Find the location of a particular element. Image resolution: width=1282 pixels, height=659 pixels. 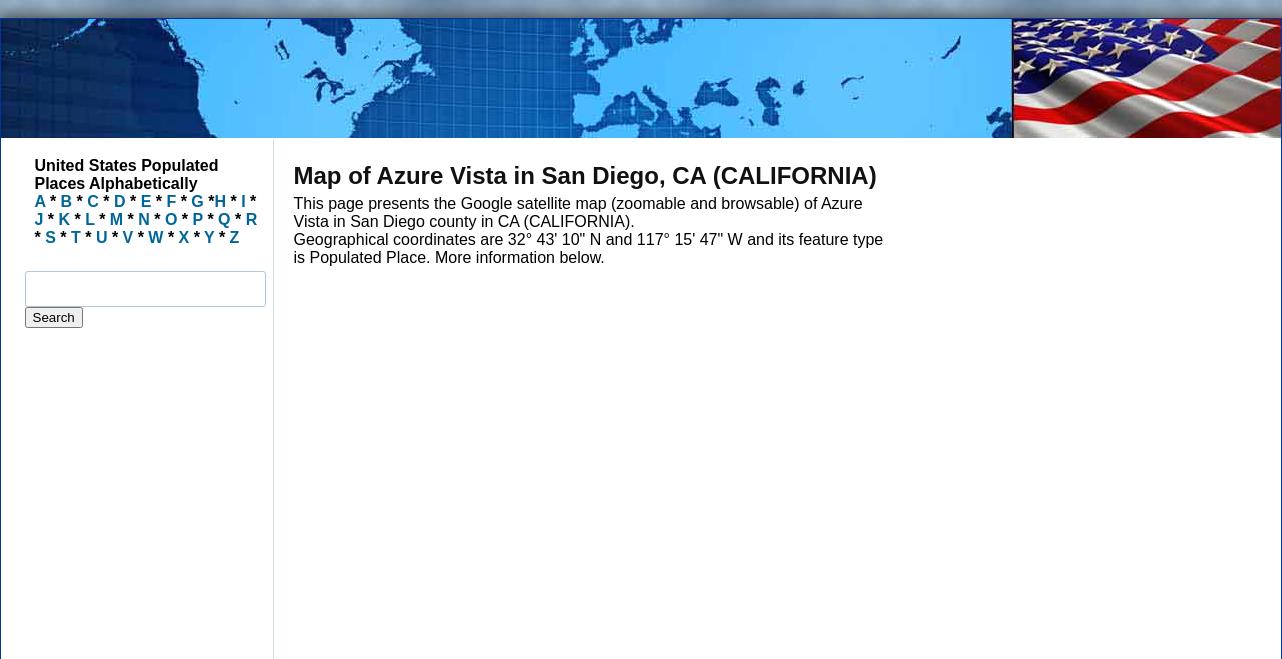

'Z' is located at coordinates (233, 236).